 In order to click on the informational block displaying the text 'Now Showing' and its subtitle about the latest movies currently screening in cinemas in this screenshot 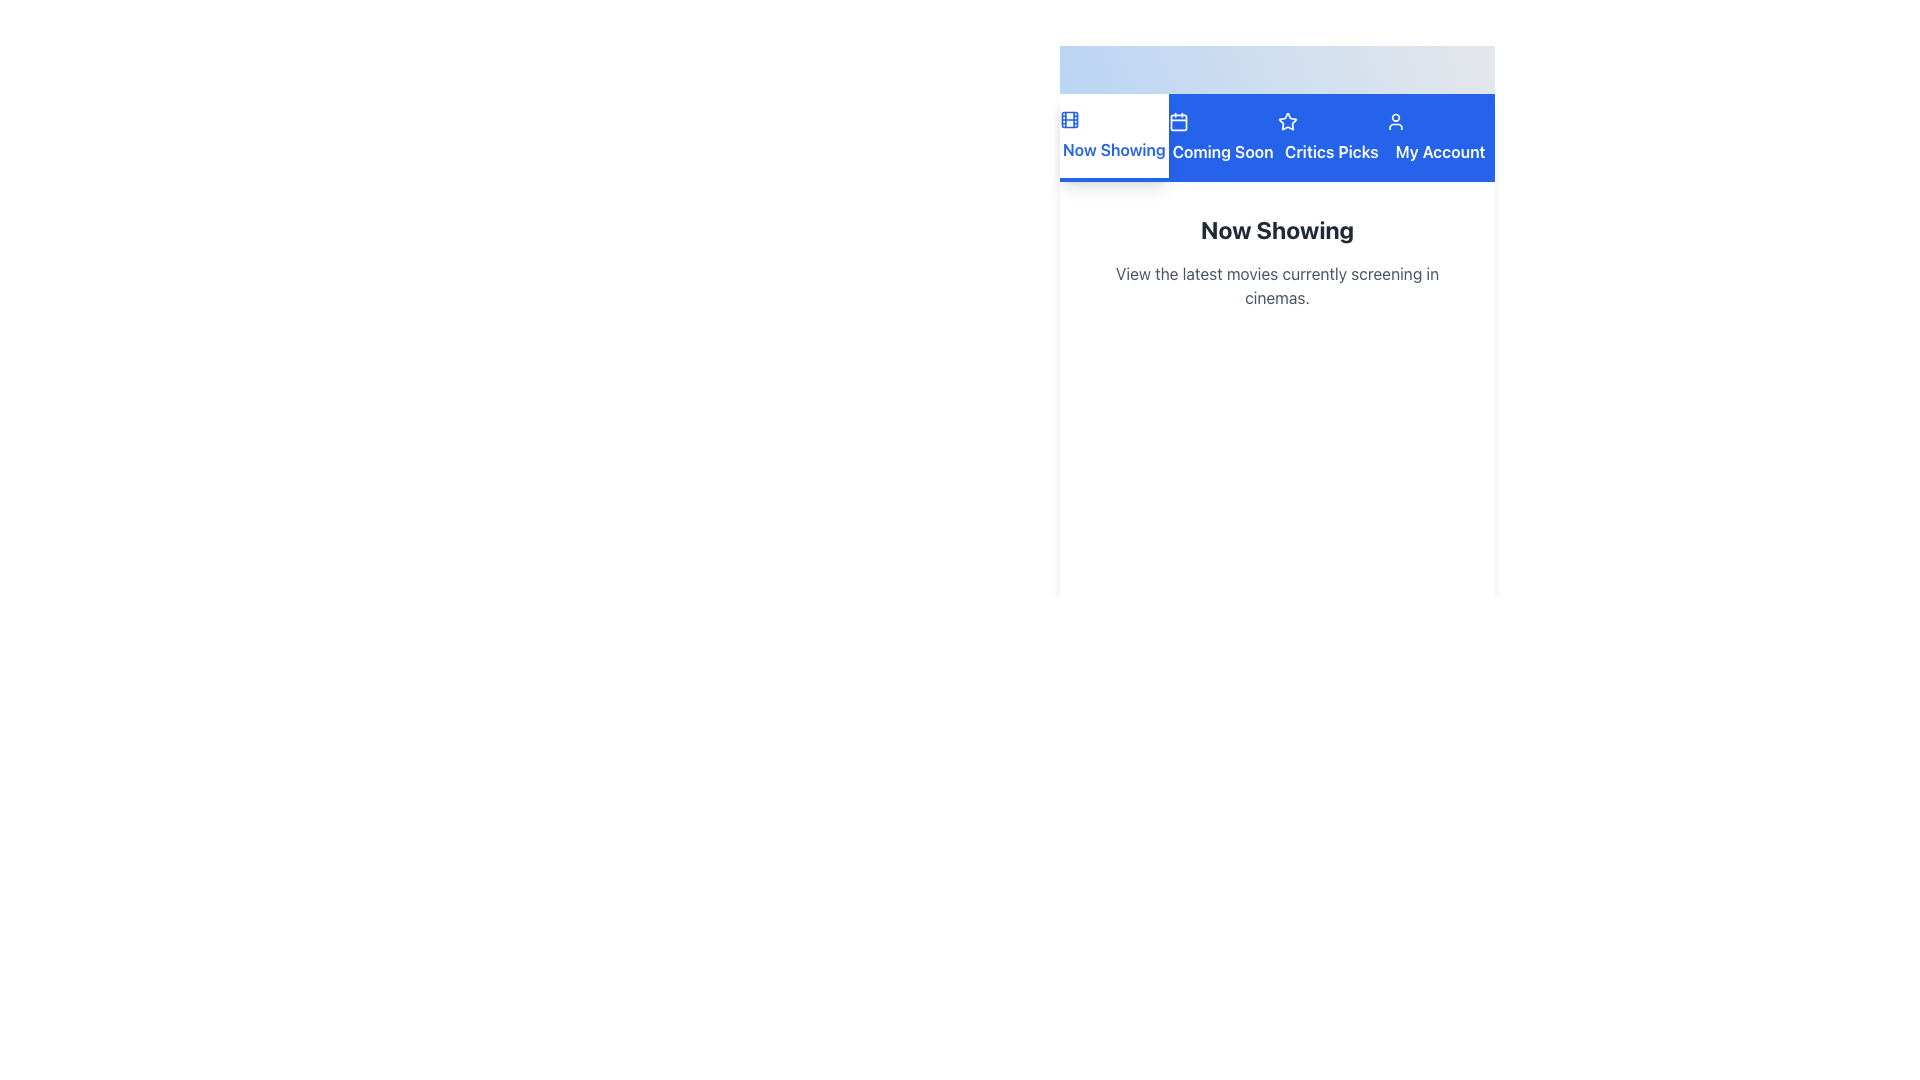, I will do `click(1276, 261)`.